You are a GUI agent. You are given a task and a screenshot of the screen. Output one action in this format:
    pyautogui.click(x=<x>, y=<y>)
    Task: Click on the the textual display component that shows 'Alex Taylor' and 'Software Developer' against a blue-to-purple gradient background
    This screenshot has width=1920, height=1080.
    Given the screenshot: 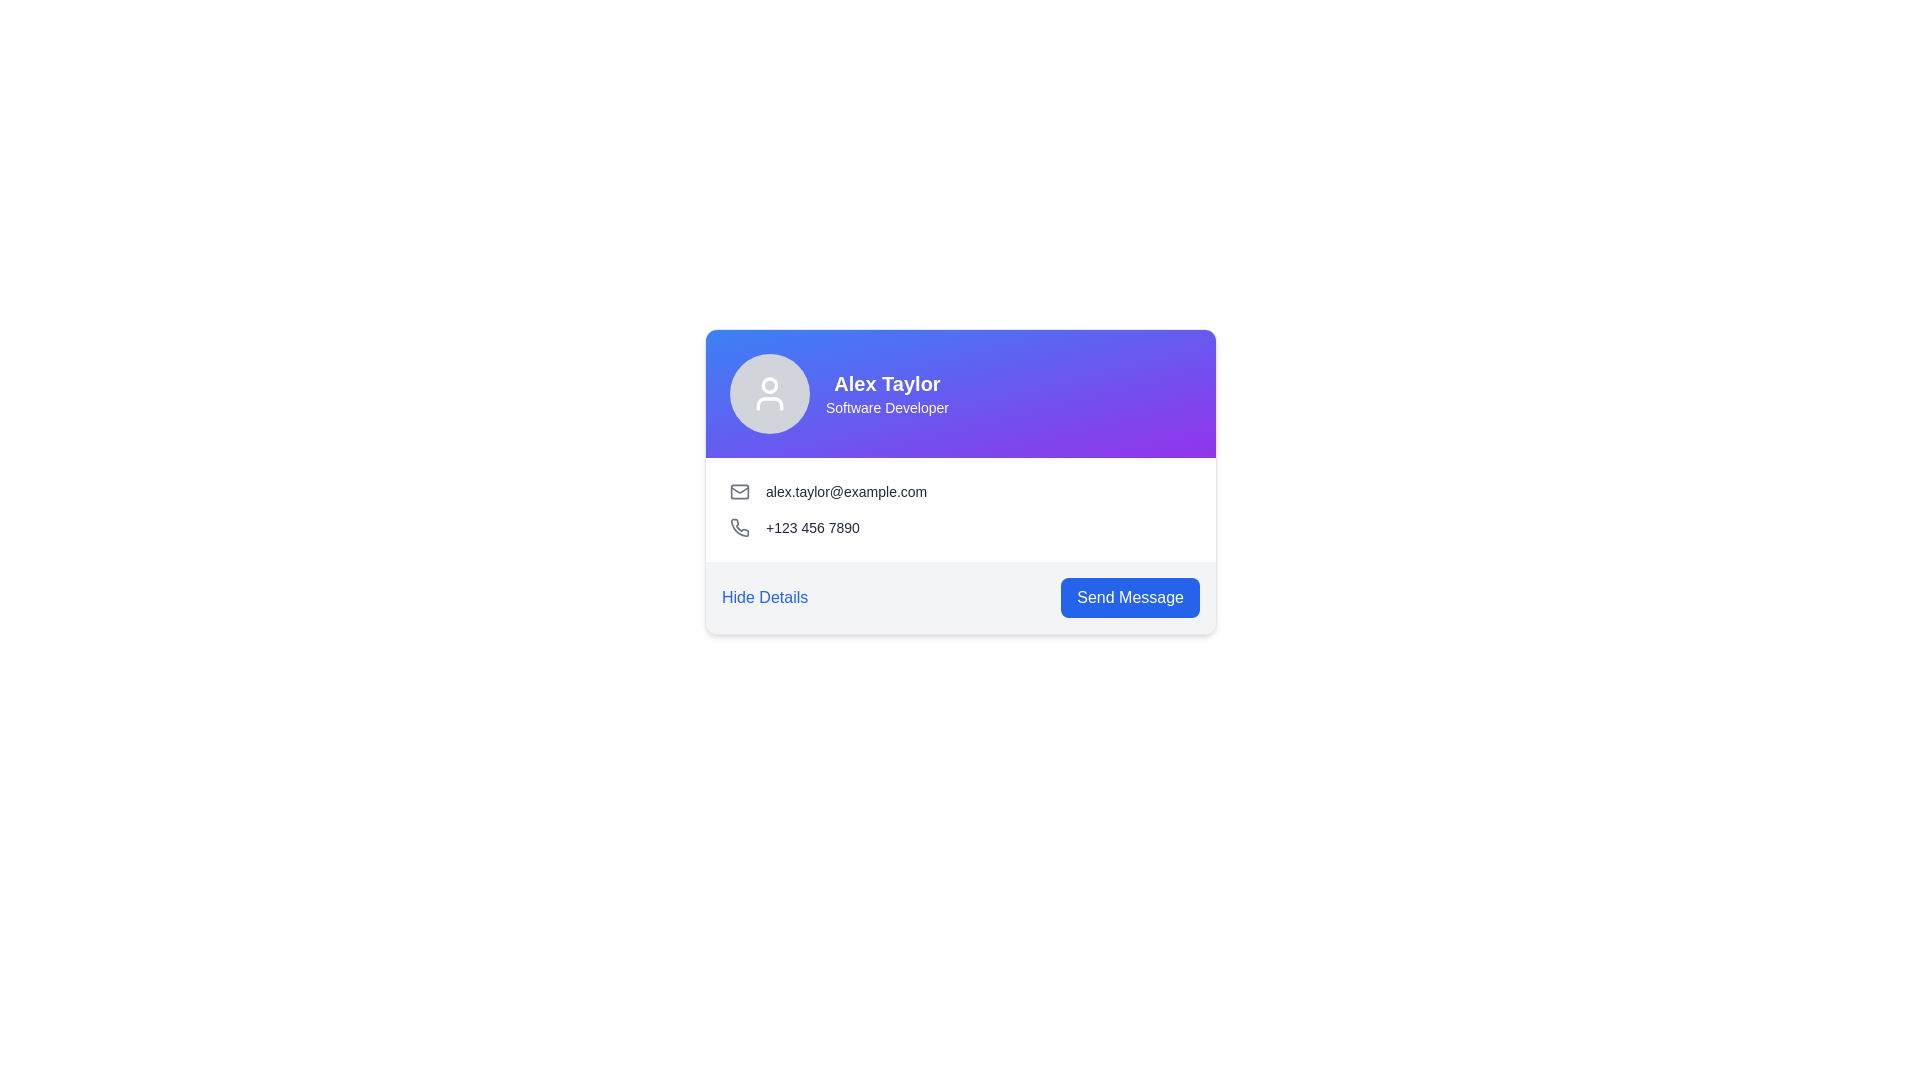 What is the action you would take?
    pyautogui.click(x=886, y=393)
    